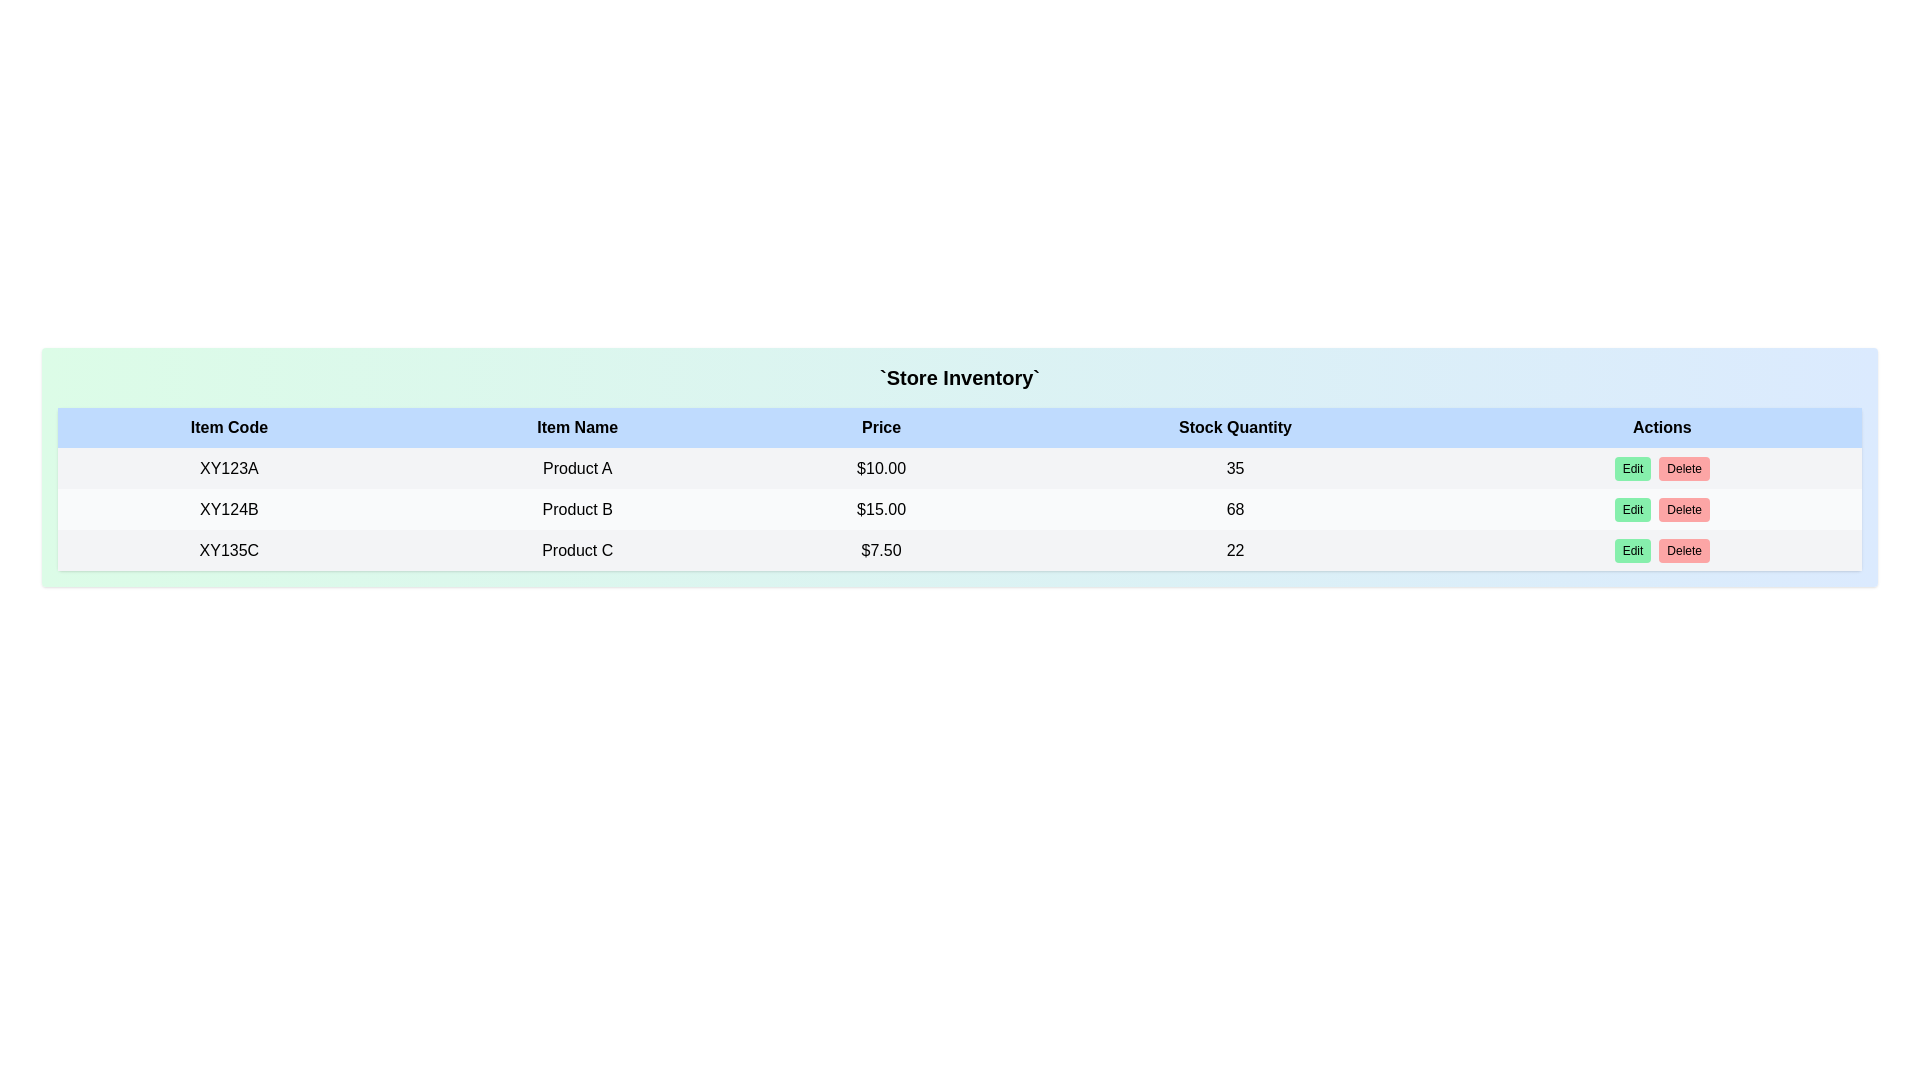 This screenshot has width=1920, height=1080. What do you see at coordinates (229, 550) in the screenshot?
I see `the text label displaying 'XY135C' located in the first cell under the 'Item Code' column of the table row for 'Product C'` at bounding box center [229, 550].